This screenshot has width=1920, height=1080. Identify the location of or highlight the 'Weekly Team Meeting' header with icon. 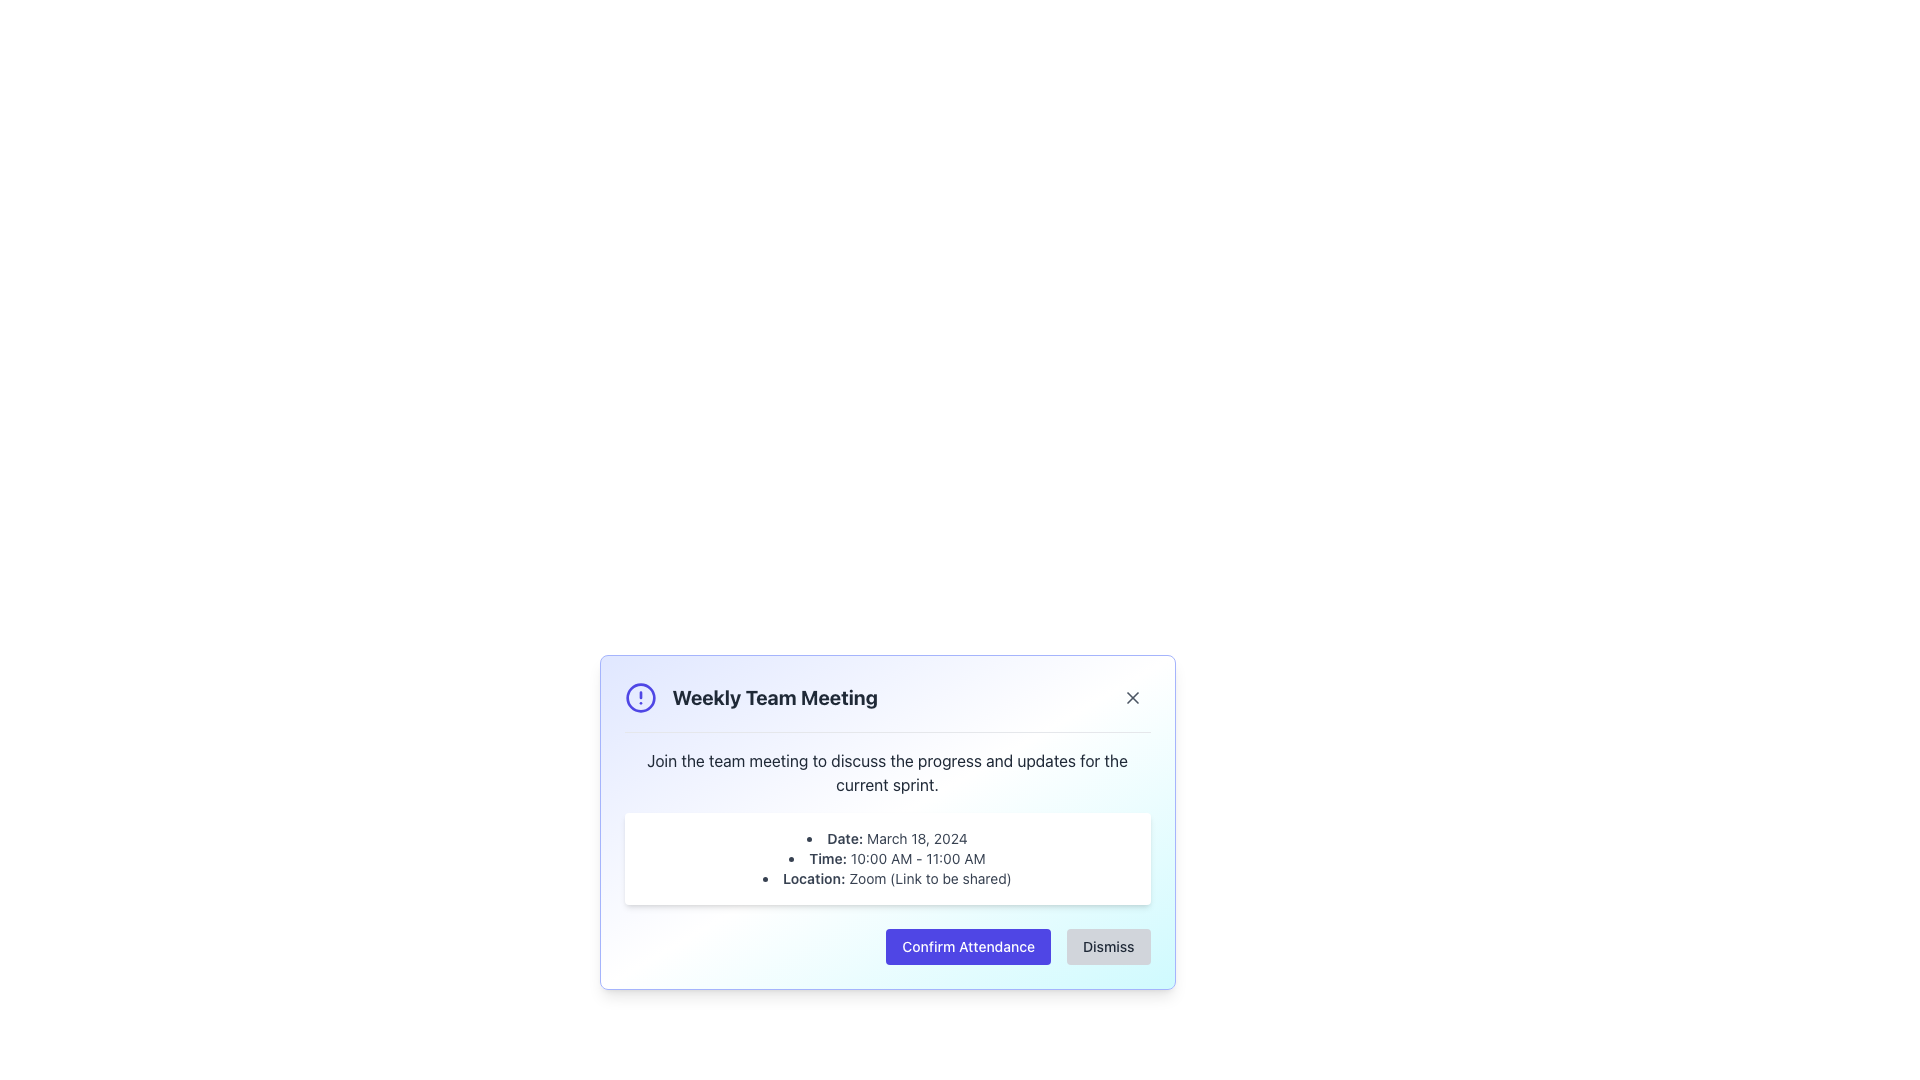
(750, 697).